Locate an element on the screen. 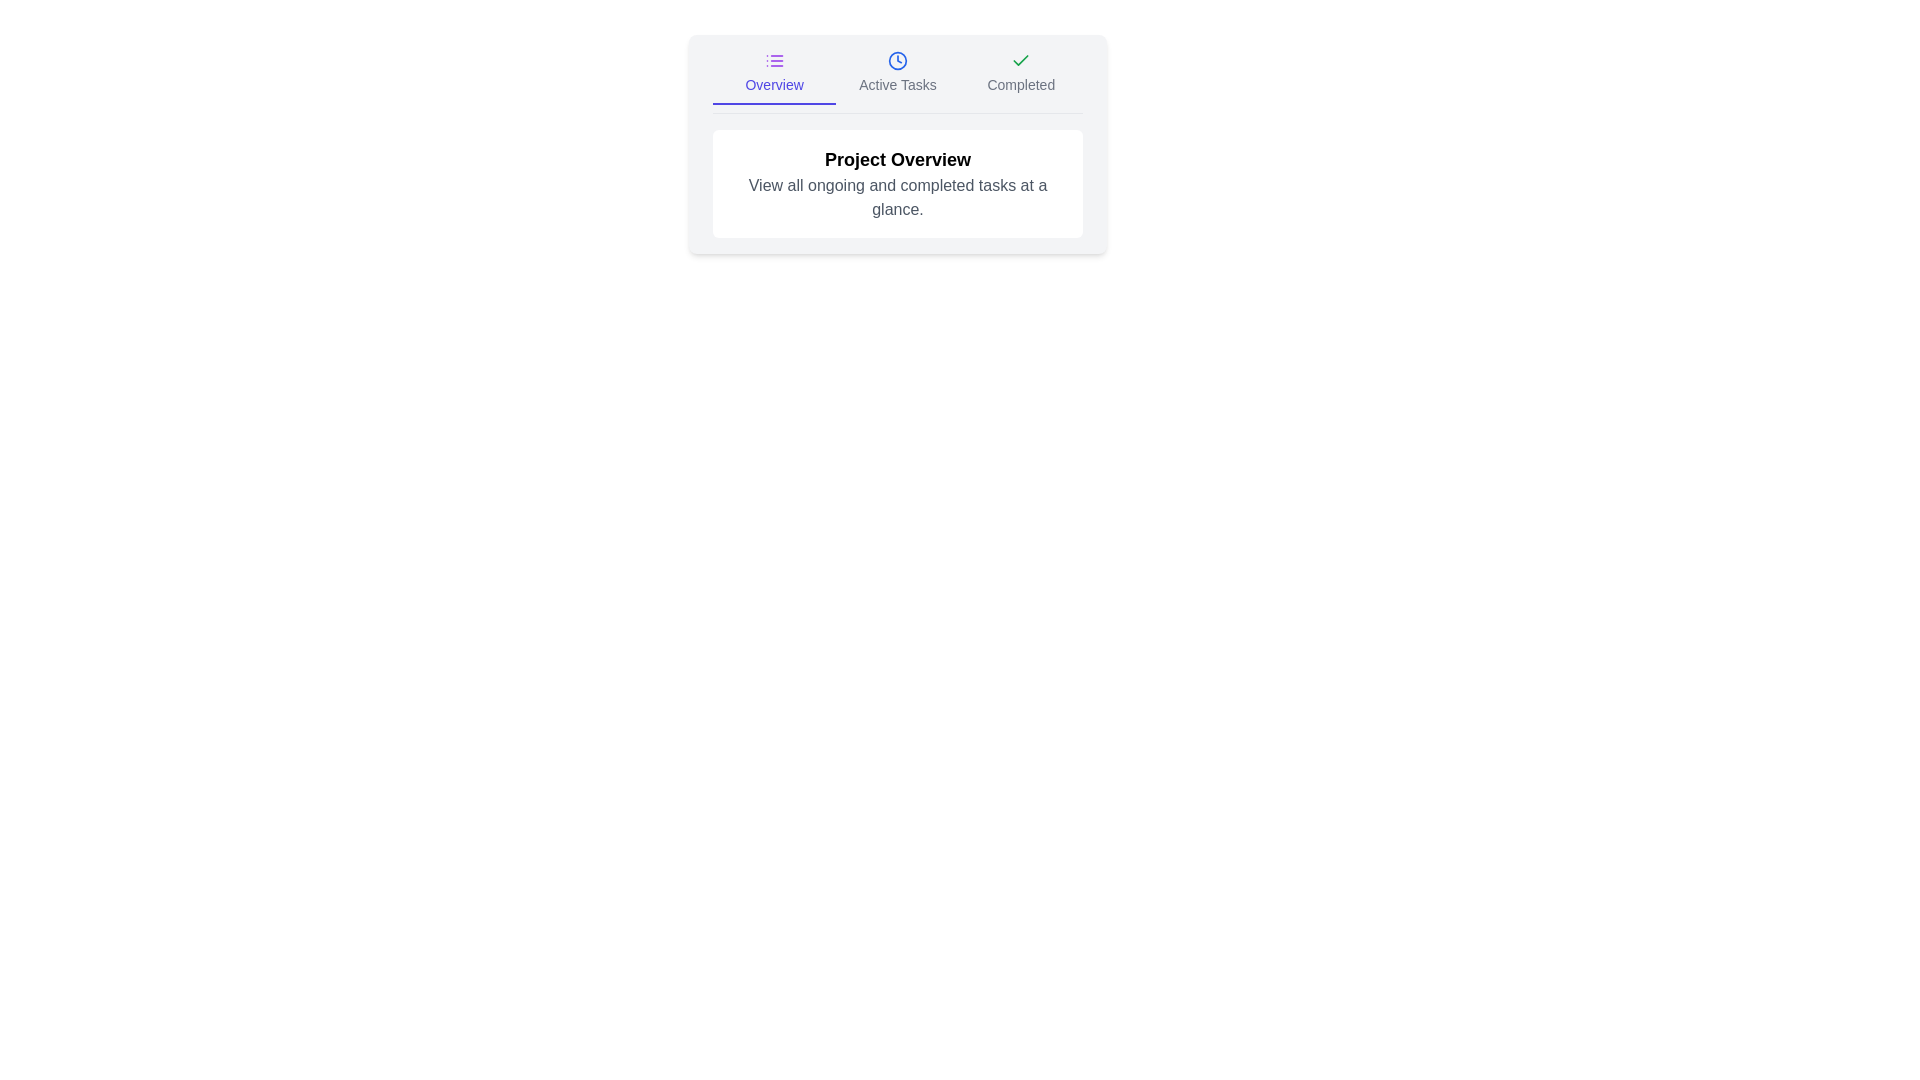  the Overview tab is located at coordinates (773, 76).